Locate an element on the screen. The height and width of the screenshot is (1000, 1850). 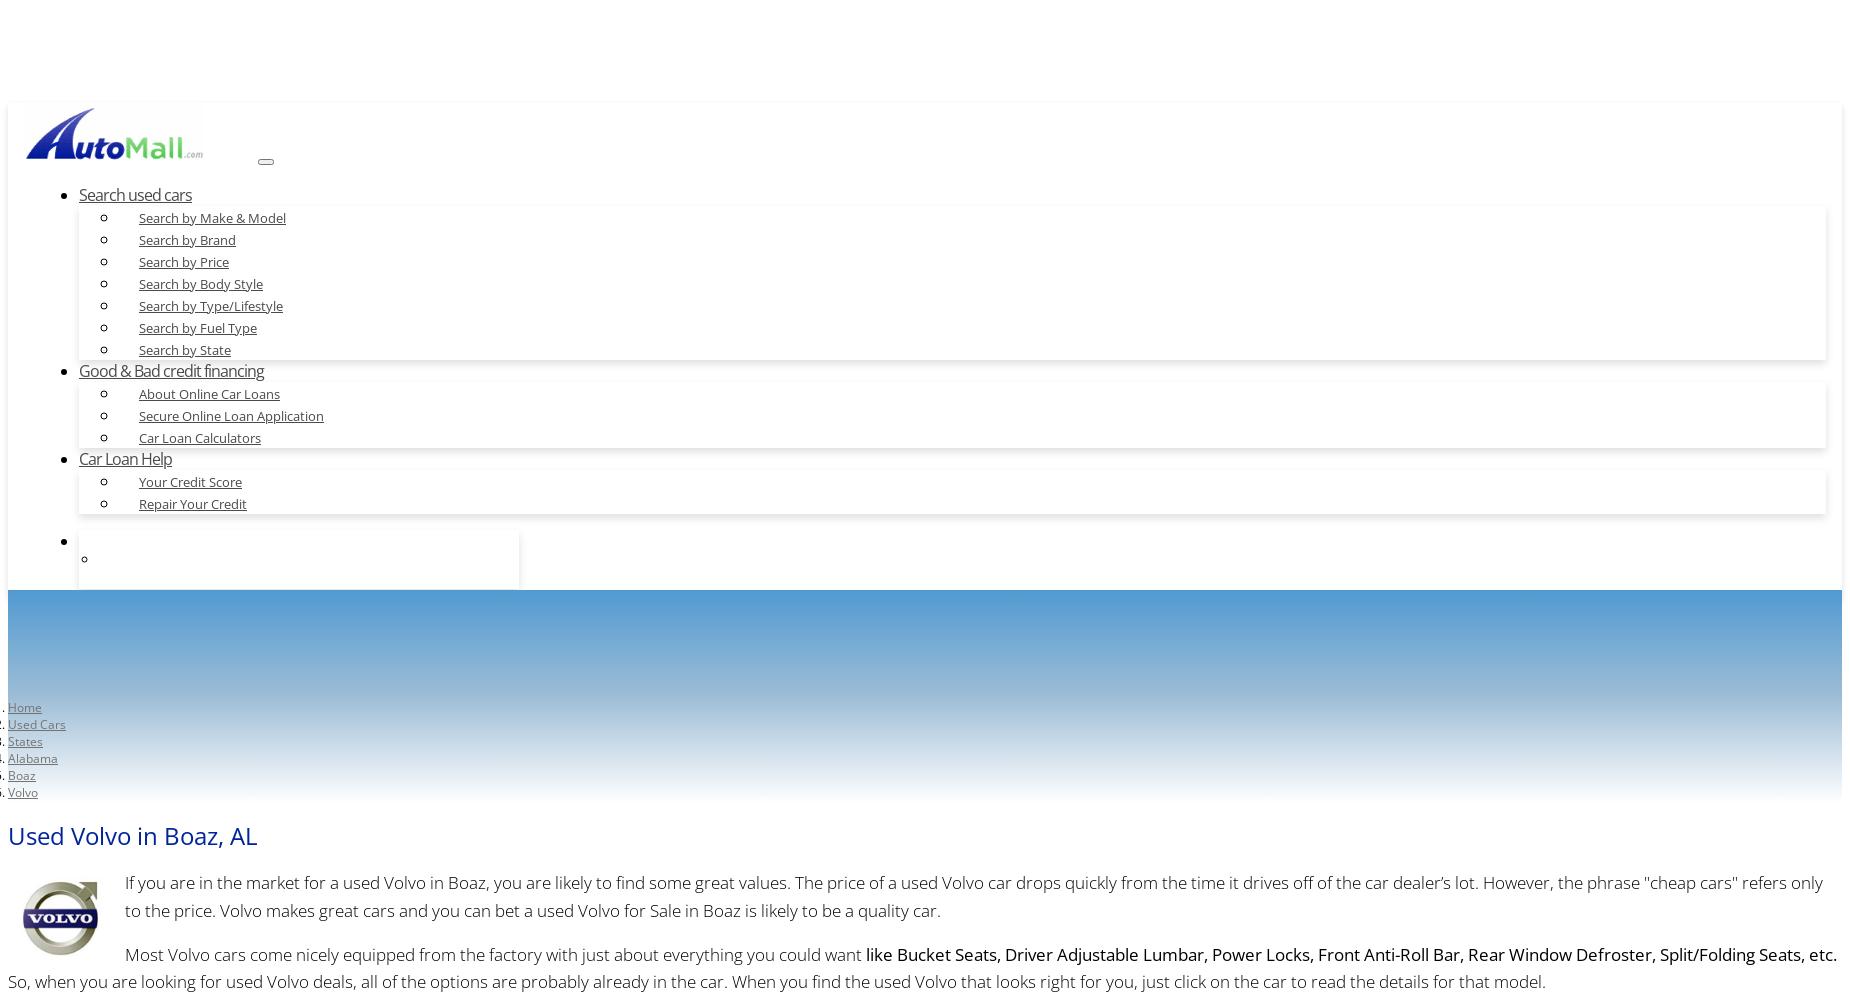
'Used Cars' is located at coordinates (36, 722).